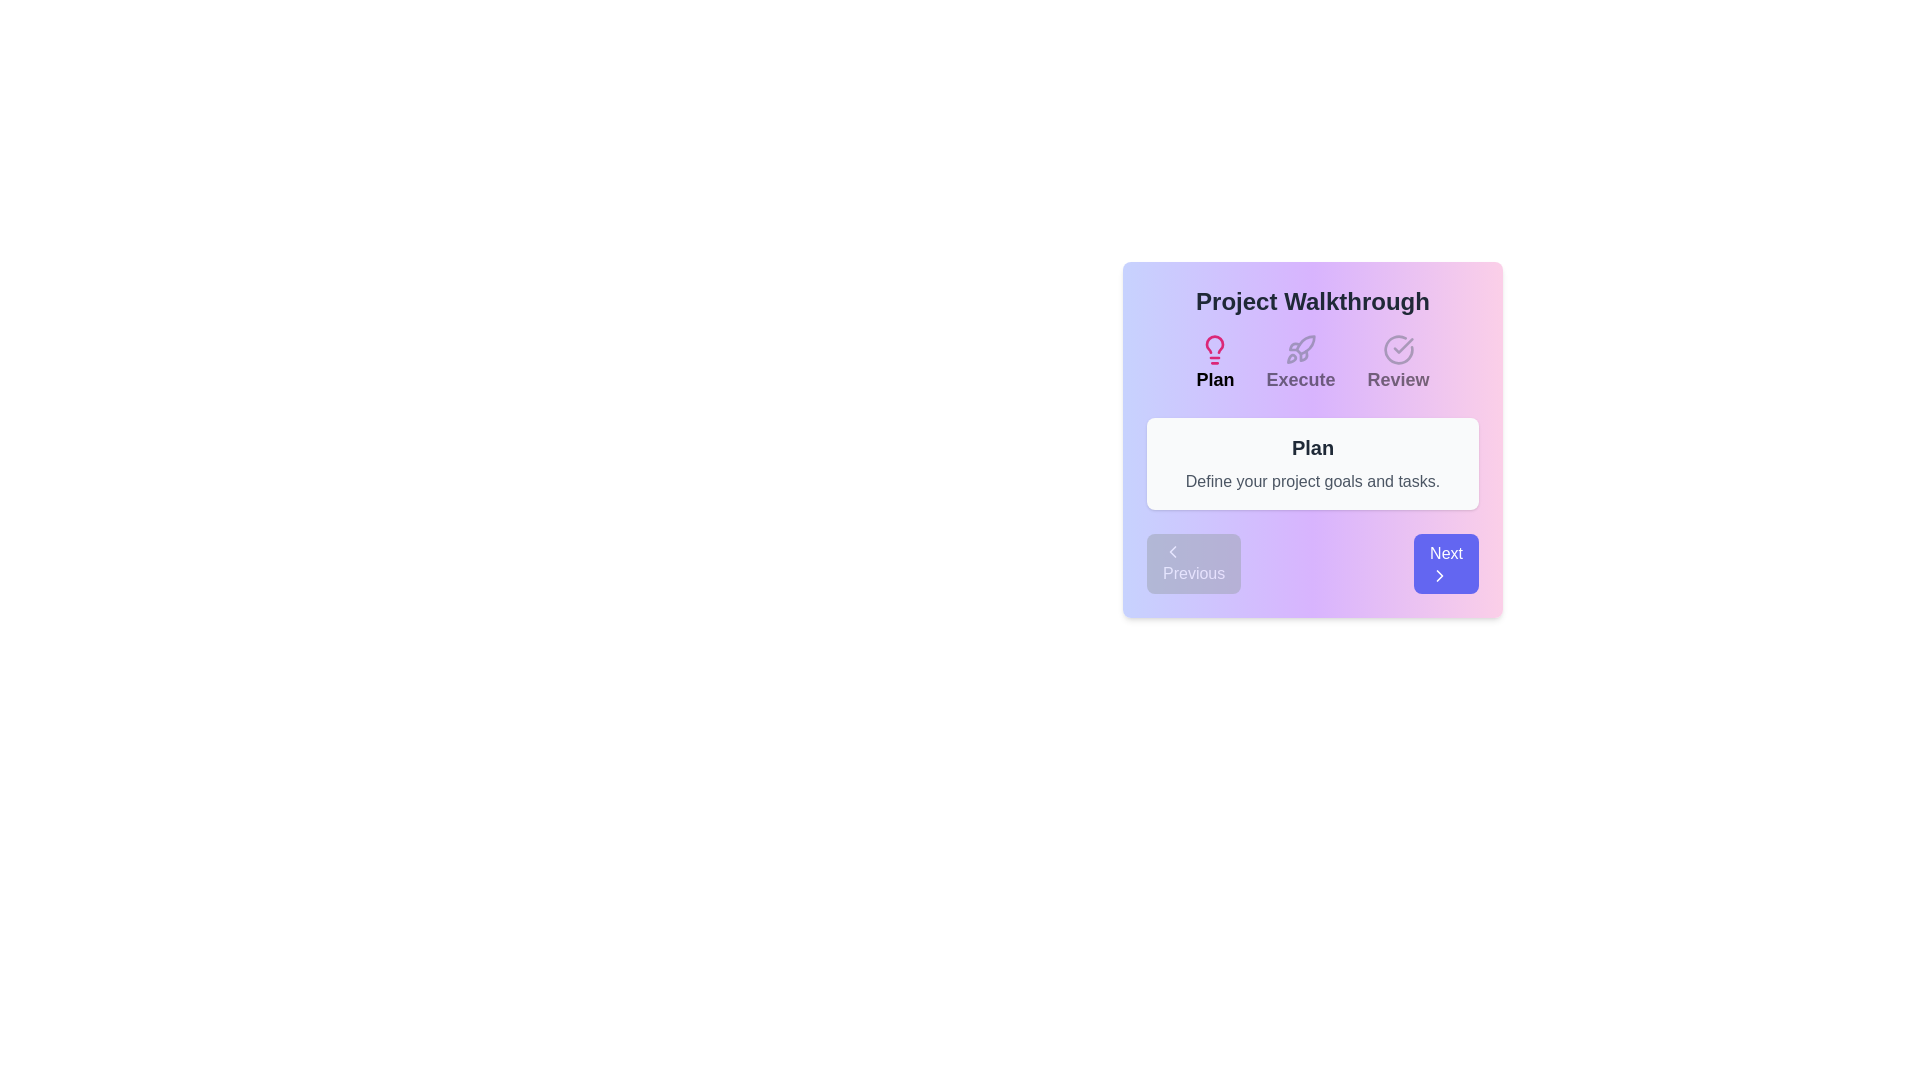 Image resolution: width=1920 pixels, height=1080 pixels. I want to click on the icon of the step Plan, so click(1214, 349).